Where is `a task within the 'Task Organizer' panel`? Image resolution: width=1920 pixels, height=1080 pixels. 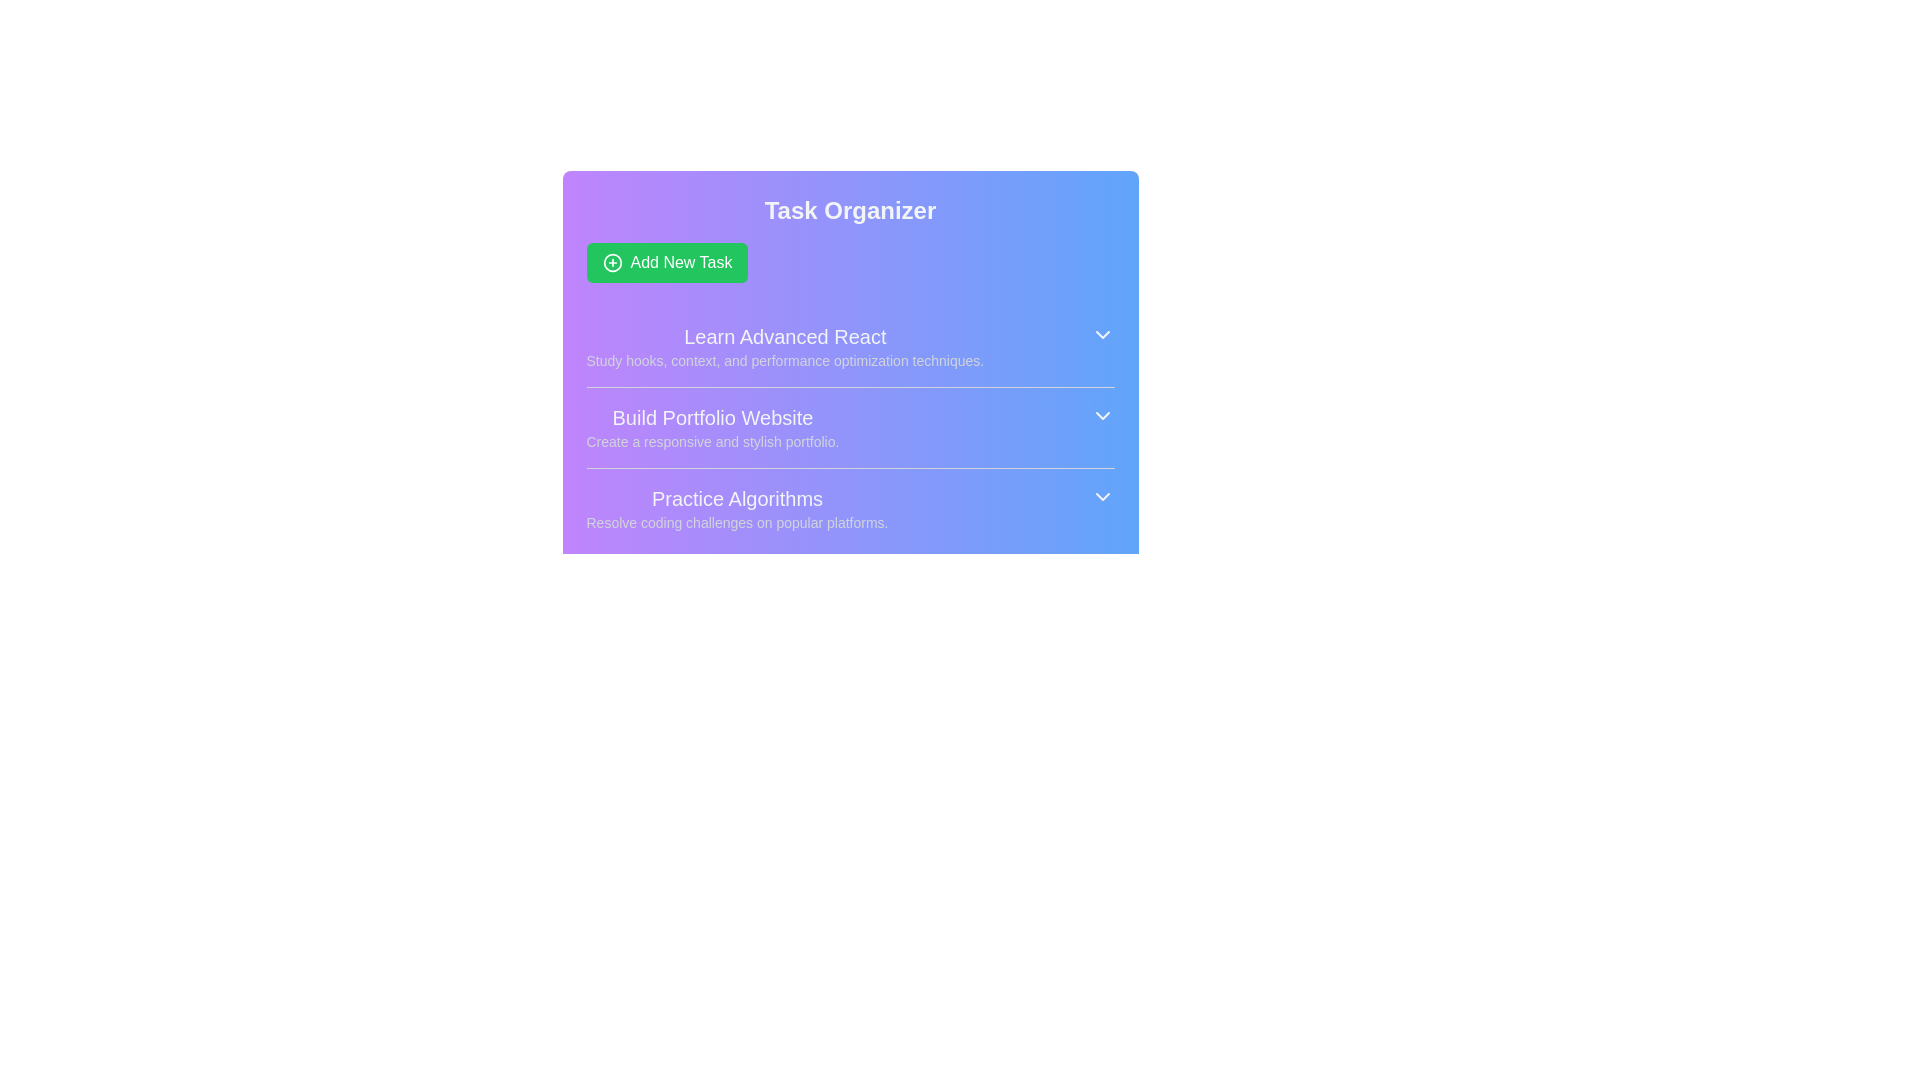 a task within the 'Task Organizer' panel is located at coordinates (850, 371).